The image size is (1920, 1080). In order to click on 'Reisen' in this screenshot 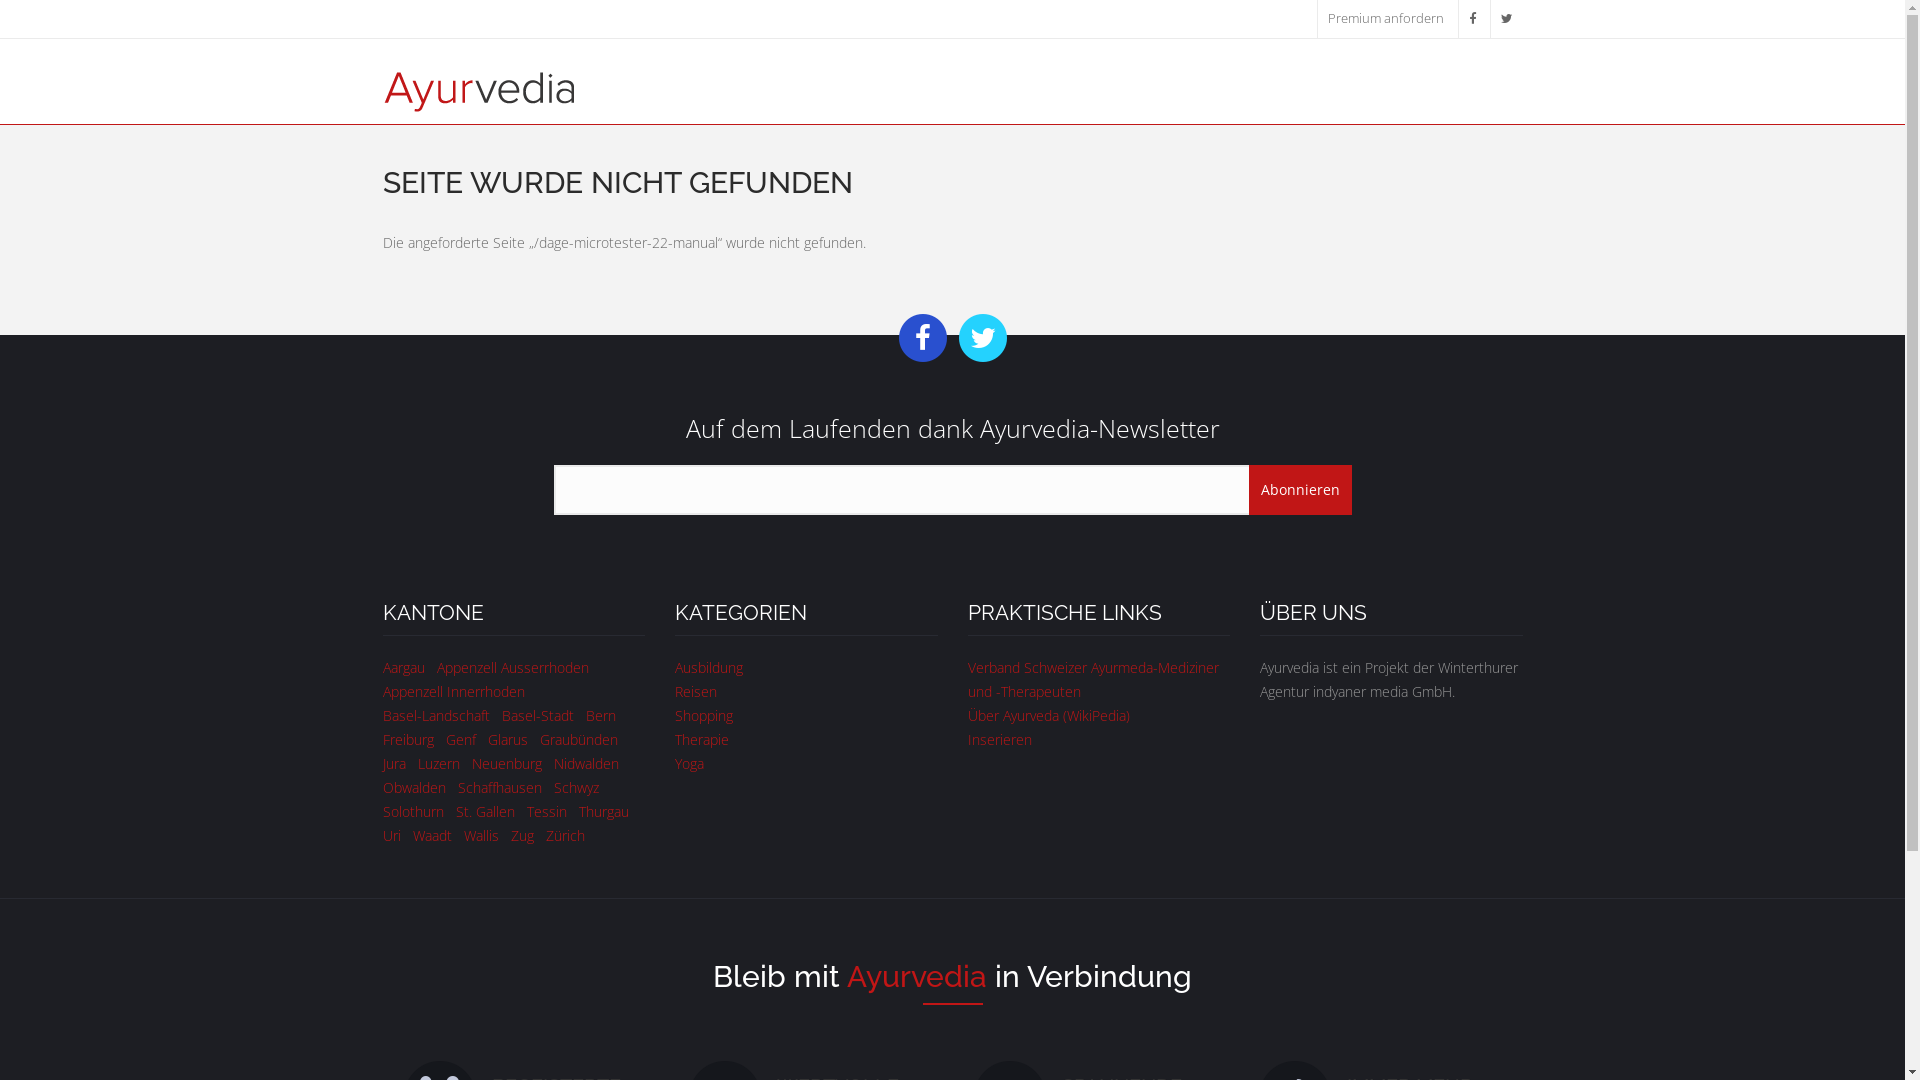, I will do `click(675, 690)`.